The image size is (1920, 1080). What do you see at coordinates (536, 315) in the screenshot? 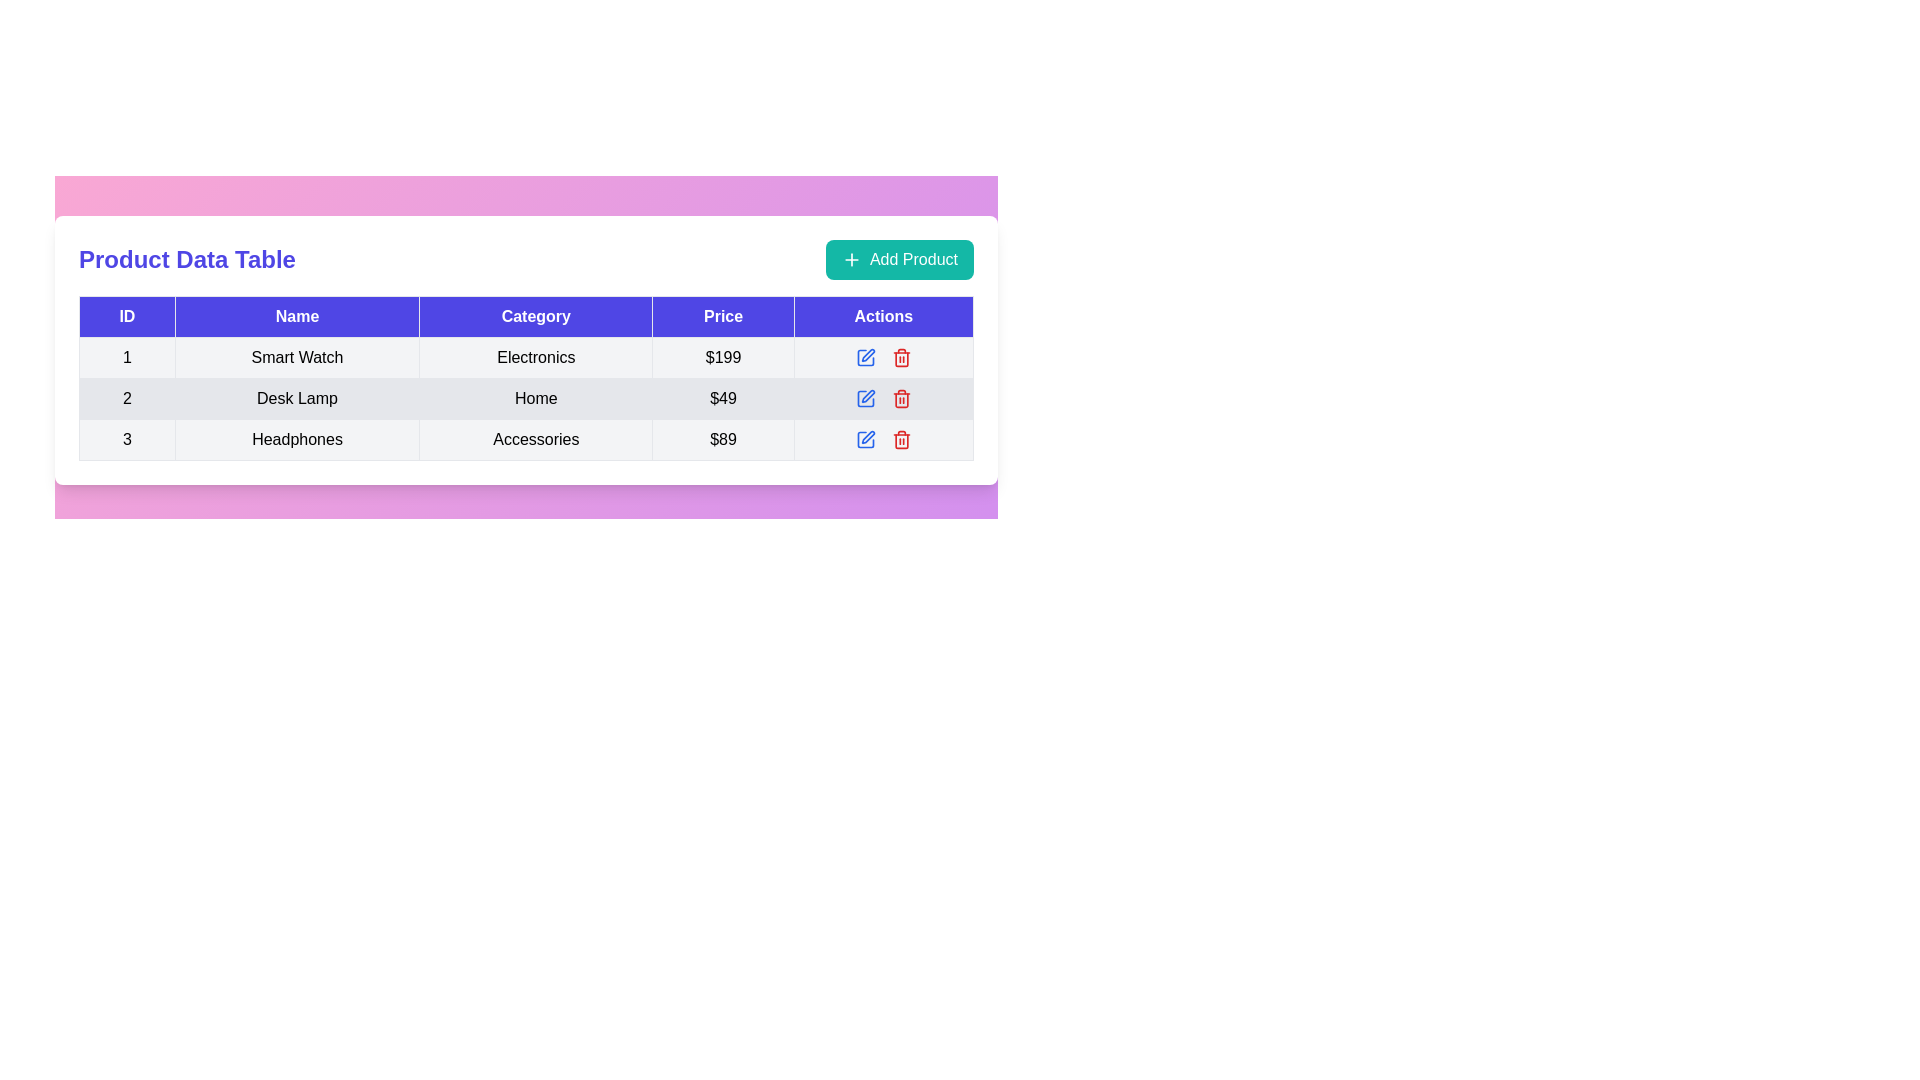
I see `the 'Category' table header, which is a rectangular button-like component with a blue background and white text` at bounding box center [536, 315].